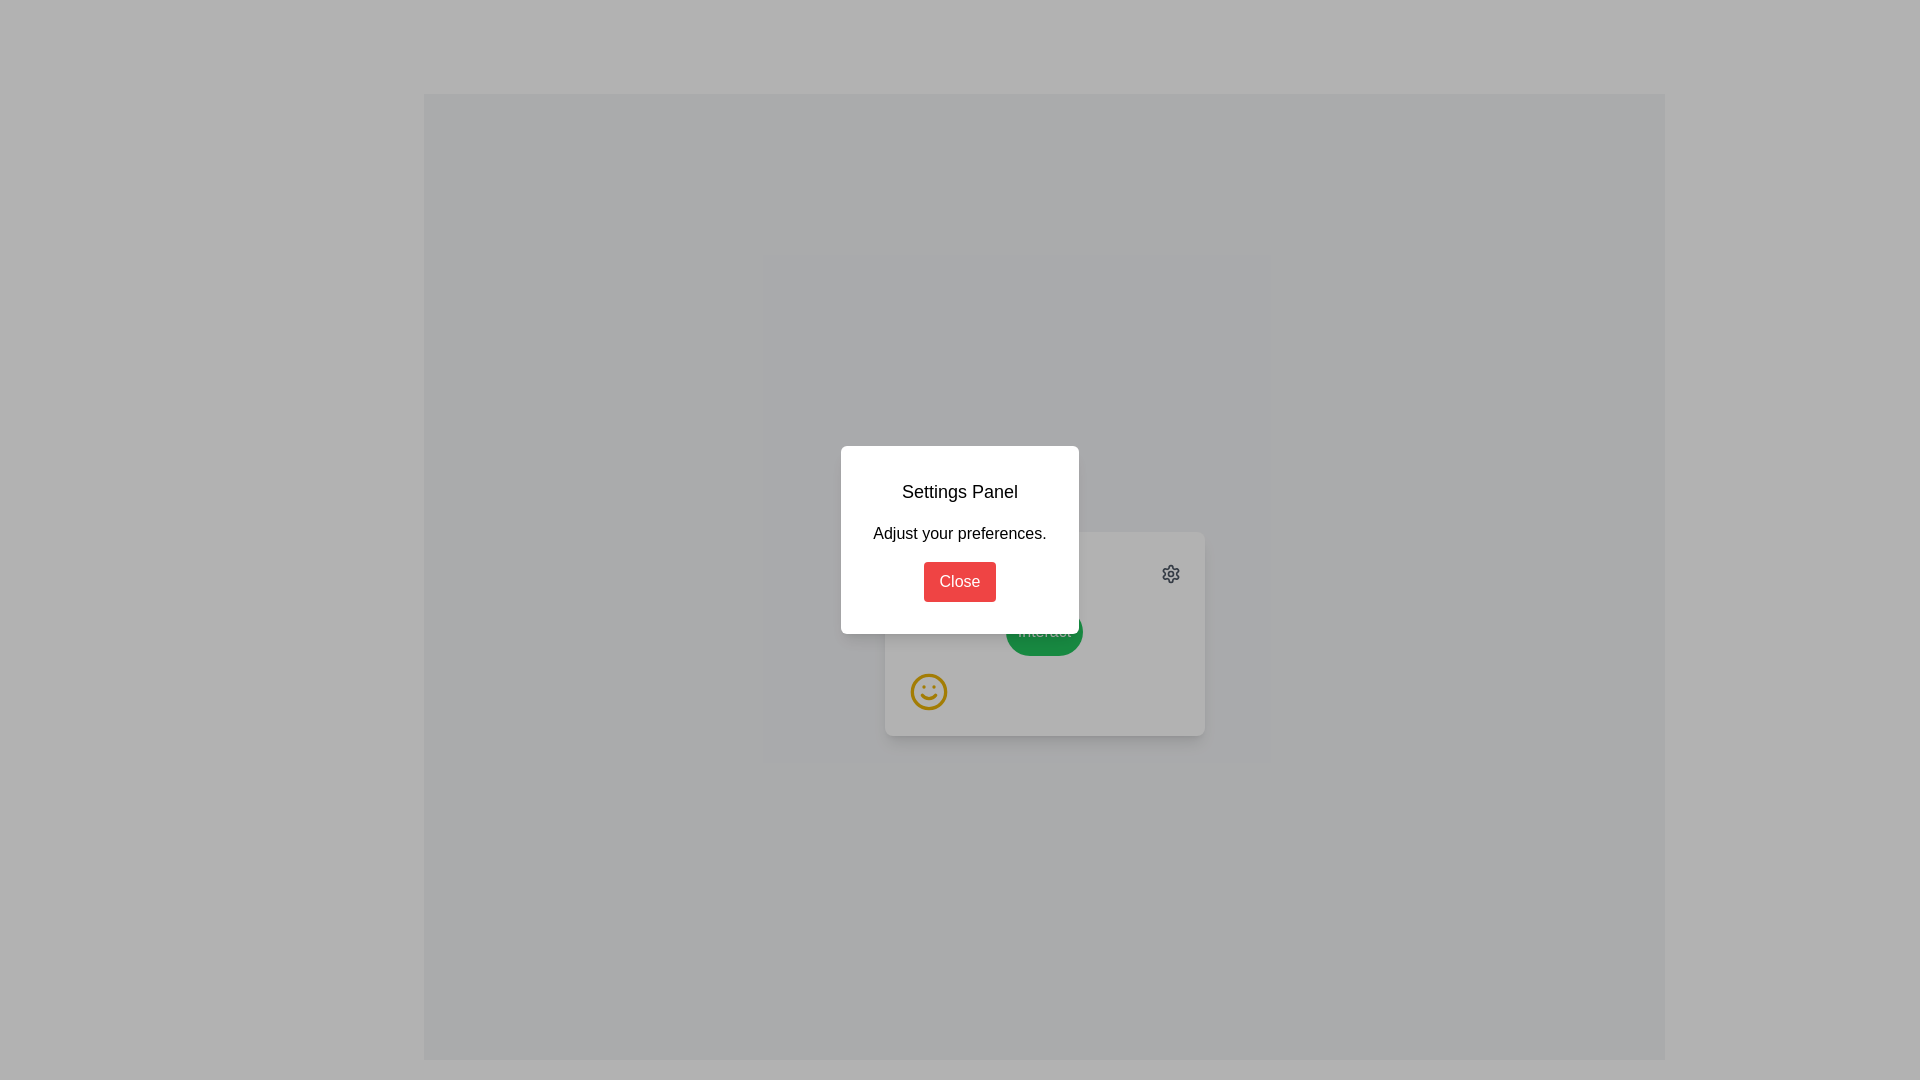 The image size is (1920, 1080). Describe the element at coordinates (1170, 574) in the screenshot. I see `the small cogwheel icon representing settings, located at the top right of the visible card in the interface` at that location.